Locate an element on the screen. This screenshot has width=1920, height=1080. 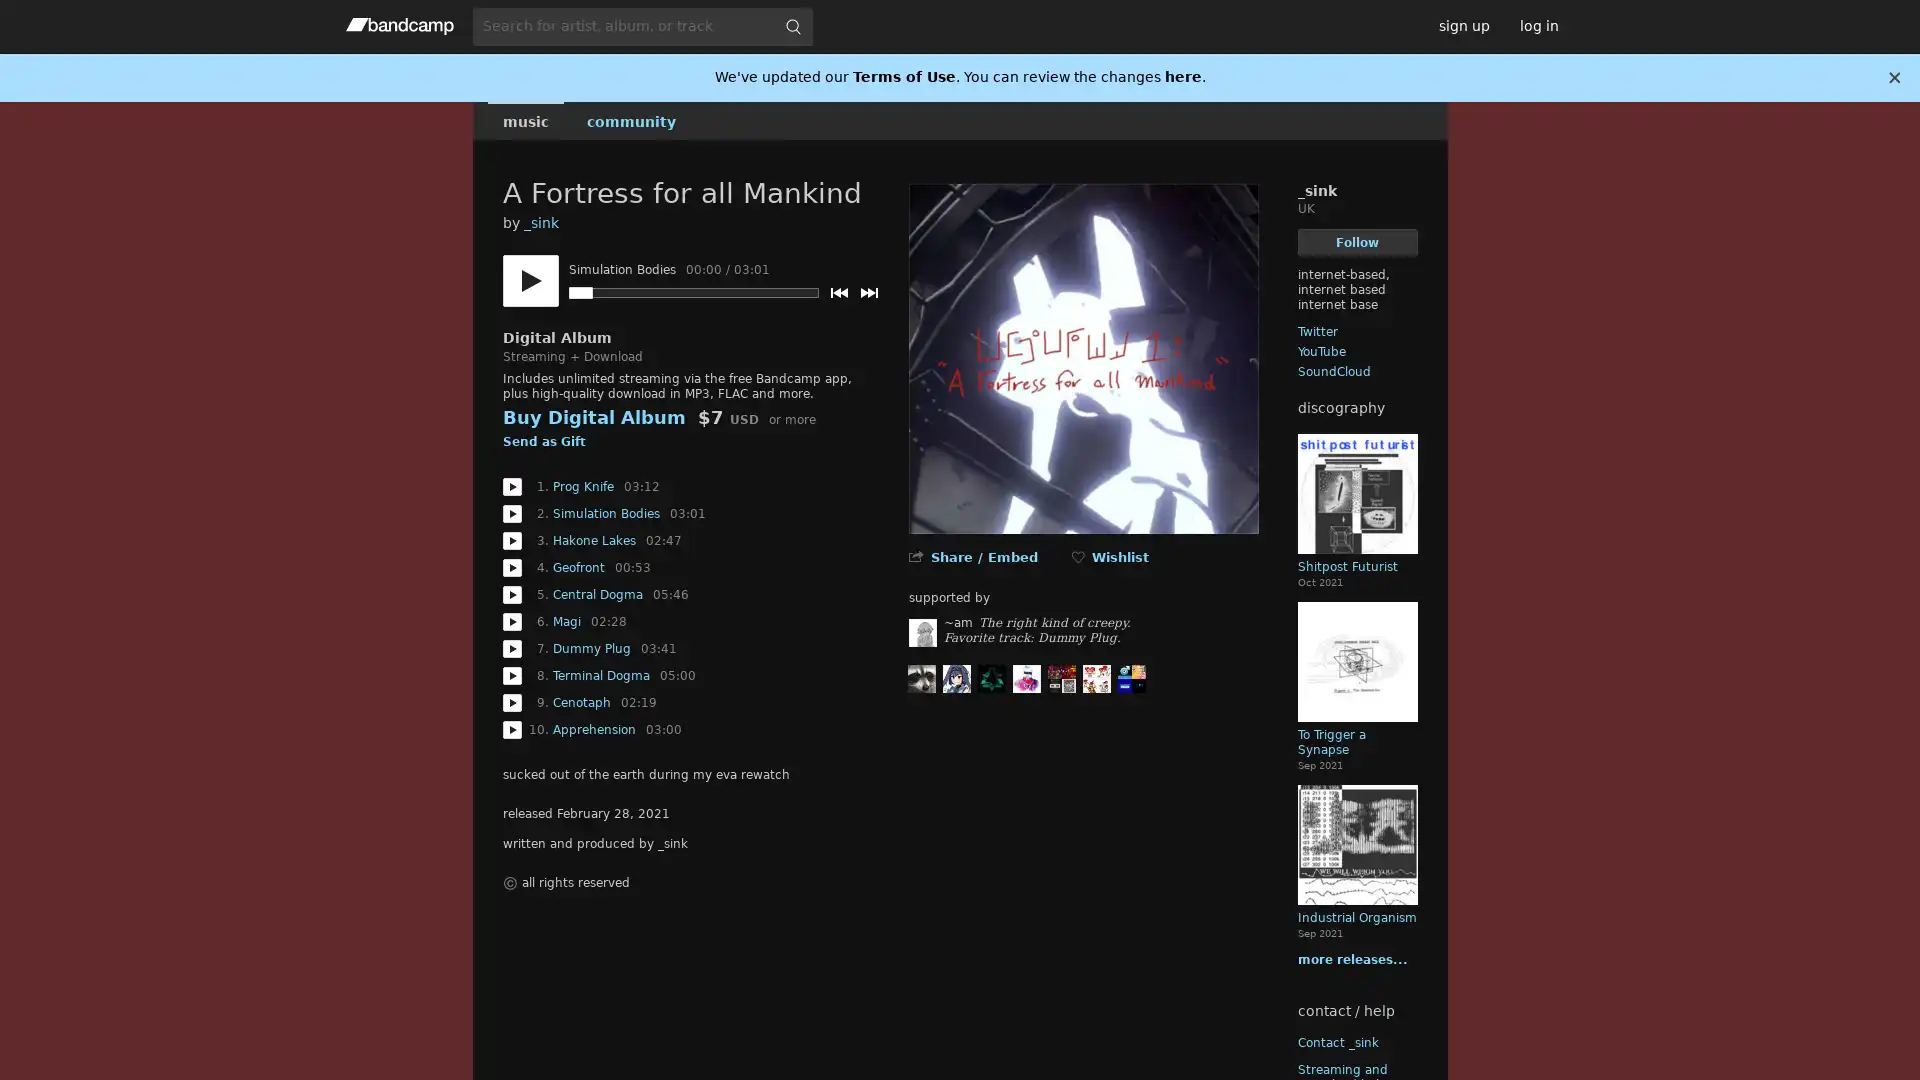
Play Dummy Plug is located at coordinates (511, 648).